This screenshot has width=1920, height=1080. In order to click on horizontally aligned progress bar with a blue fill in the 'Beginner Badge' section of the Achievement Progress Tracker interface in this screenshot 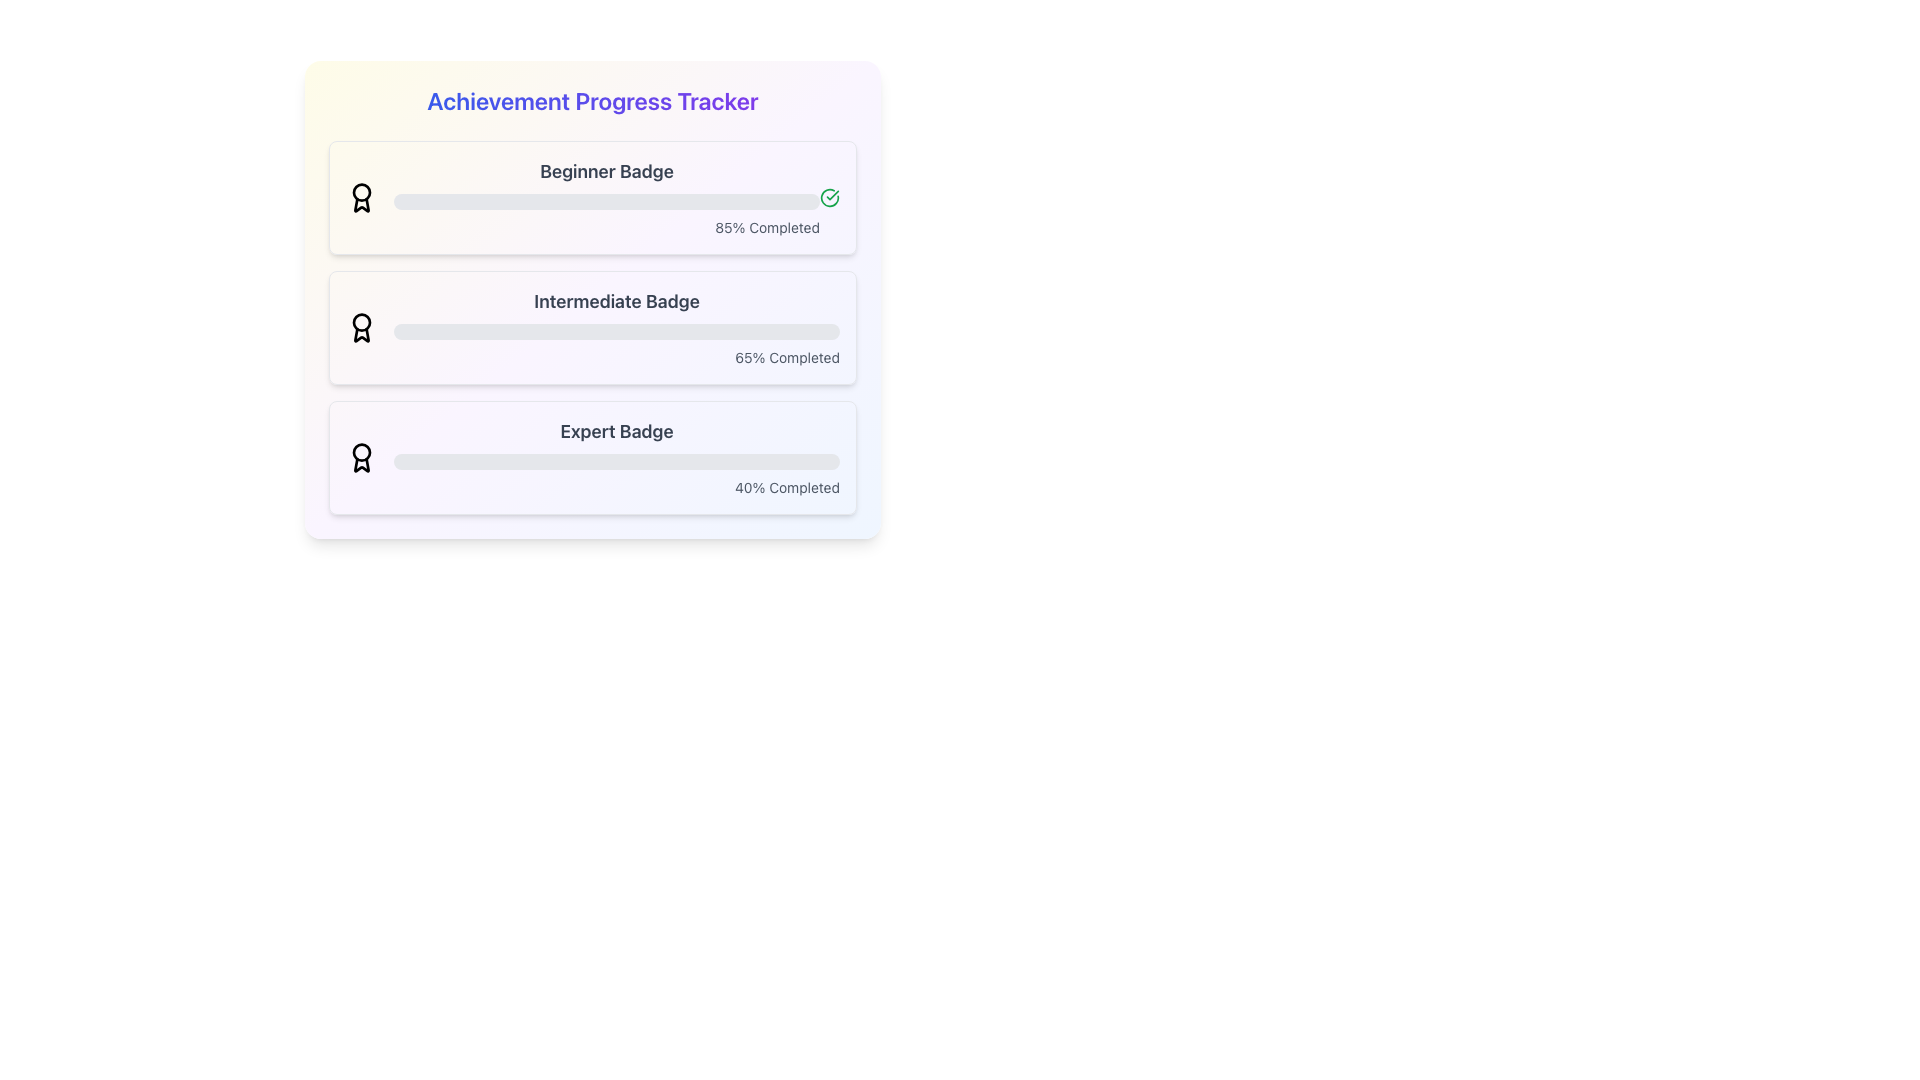, I will do `click(574, 201)`.